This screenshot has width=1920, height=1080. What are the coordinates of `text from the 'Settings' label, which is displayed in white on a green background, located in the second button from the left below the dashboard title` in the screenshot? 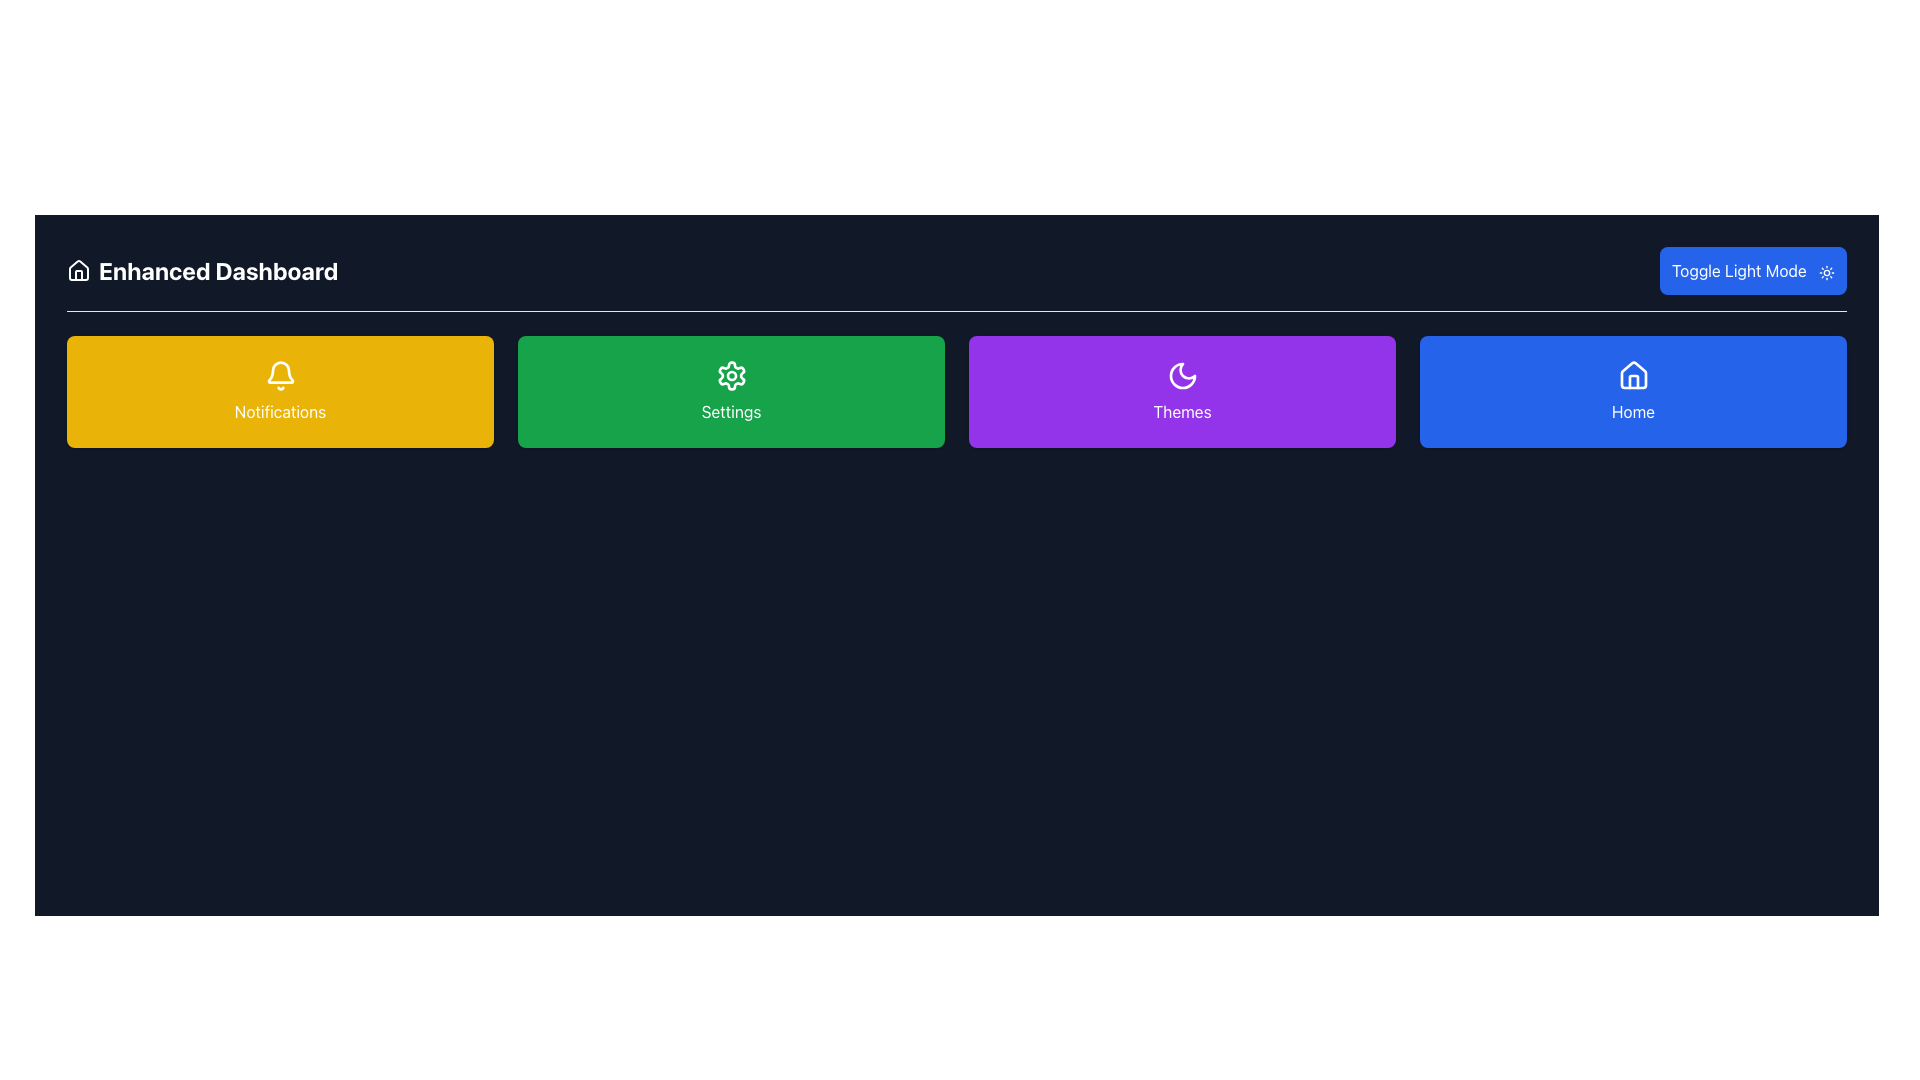 It's located at (730, 411).